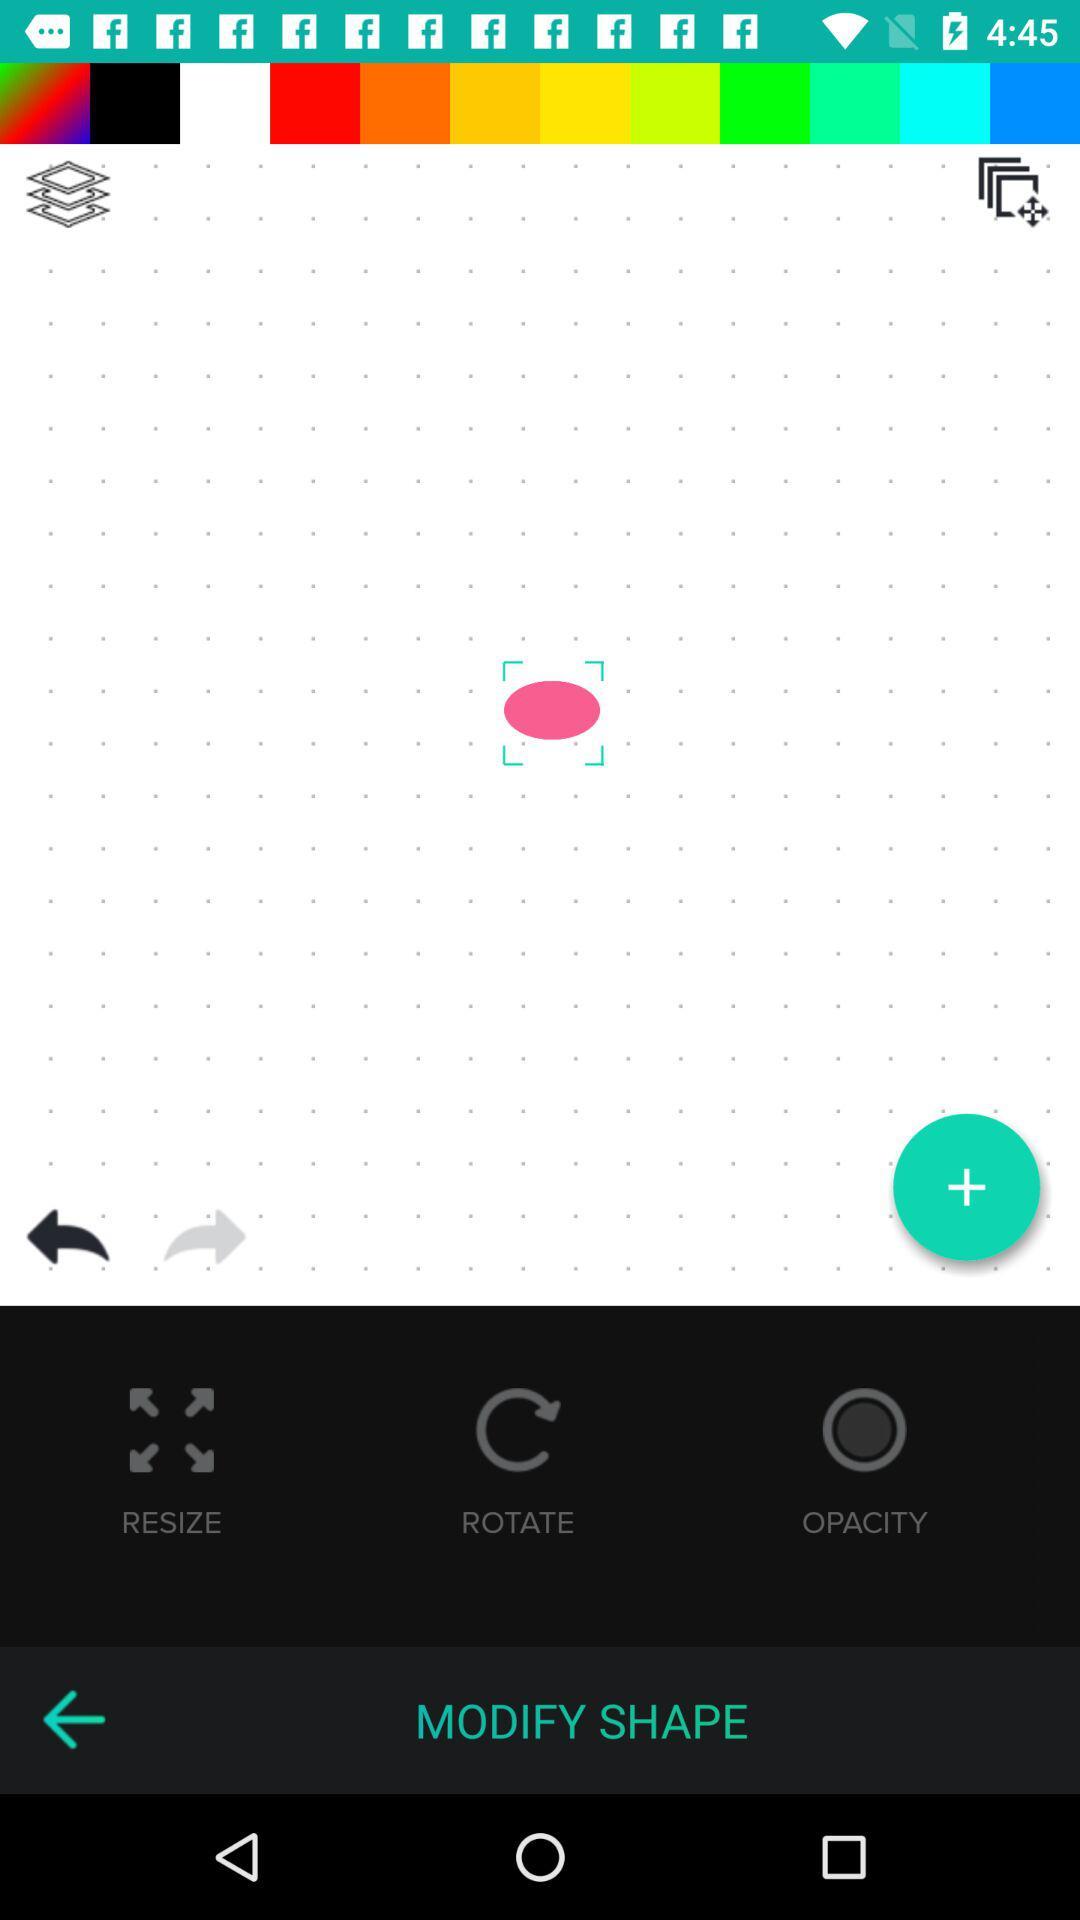 The width and height of the screenshot is (1080, 1920). What do you see at coordinates (965, 1187) in the screenshot?
I see `the add icon` at bounding box center [965, 1187].